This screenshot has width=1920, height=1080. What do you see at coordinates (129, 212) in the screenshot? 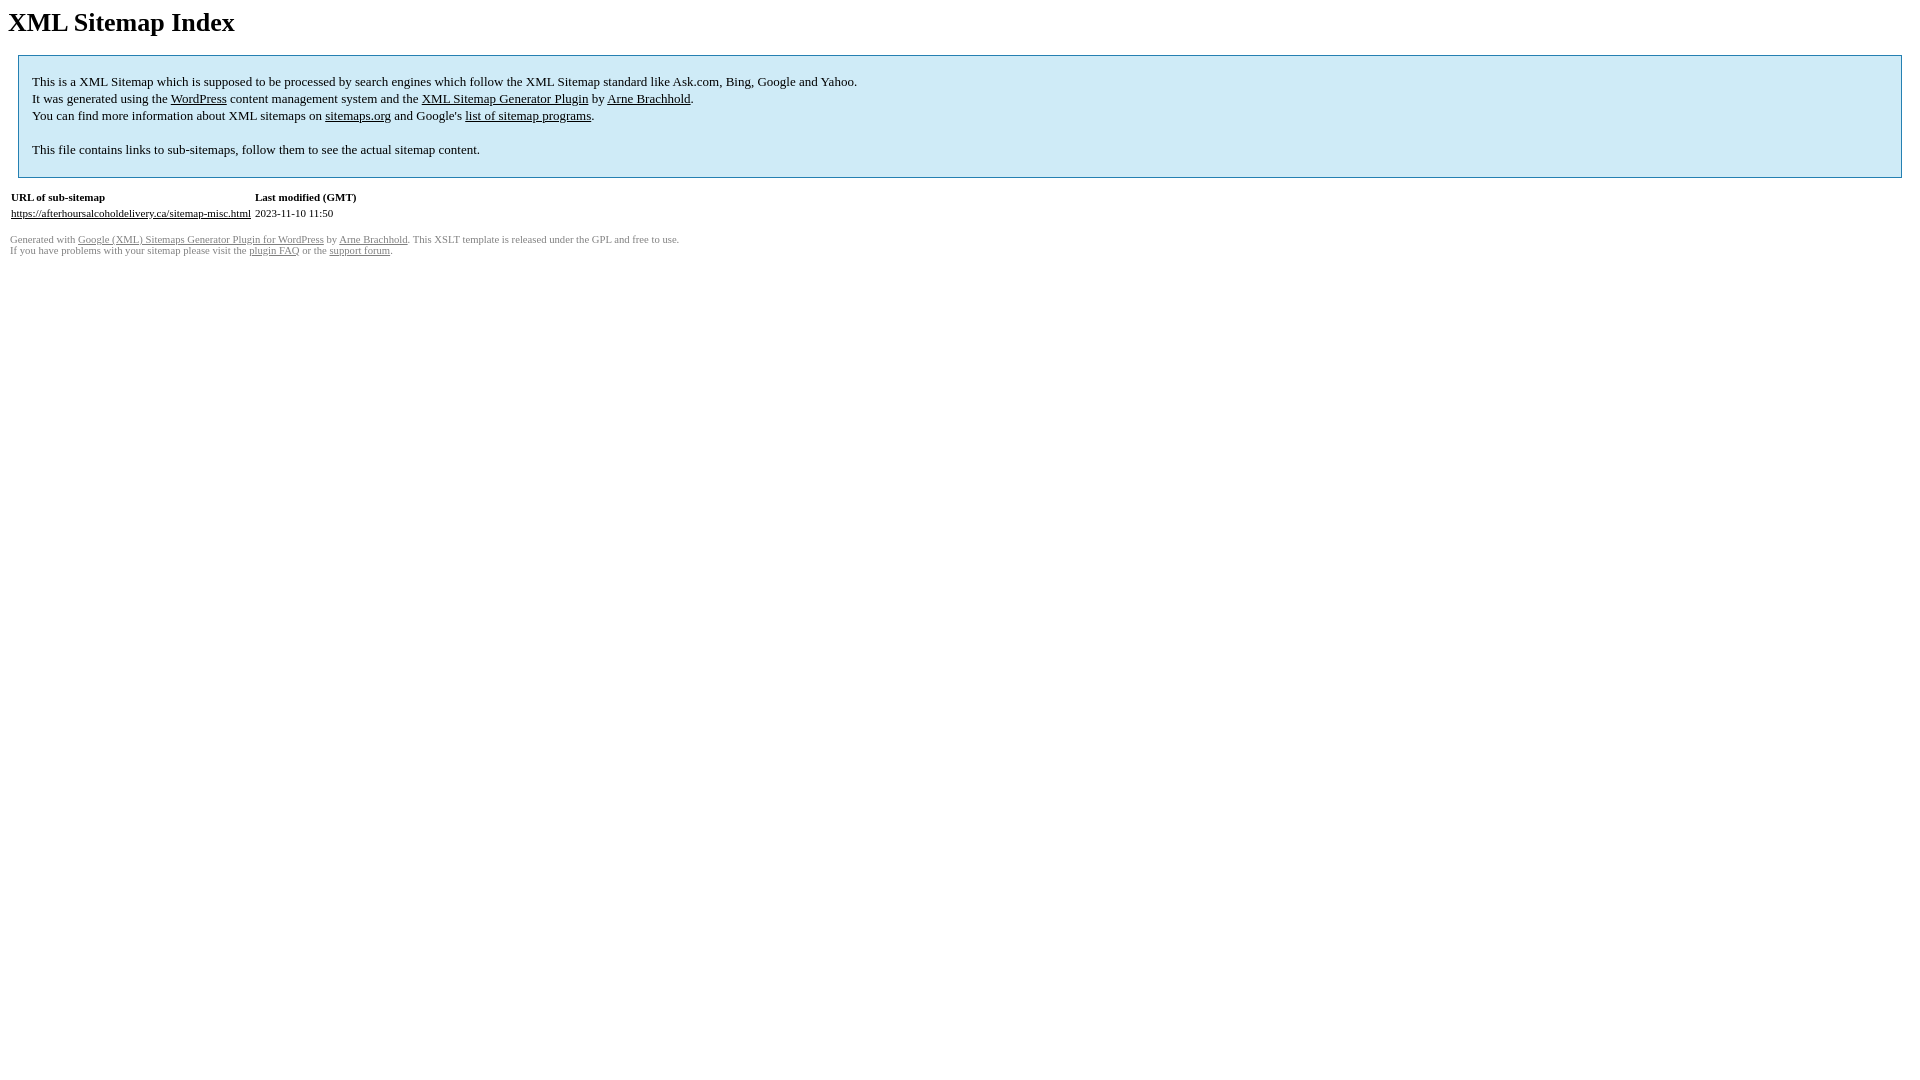
I see `'https://afterhoursalcoholdelivery.ca/sitemap-misc.html'` at bounding box center [129, 212].